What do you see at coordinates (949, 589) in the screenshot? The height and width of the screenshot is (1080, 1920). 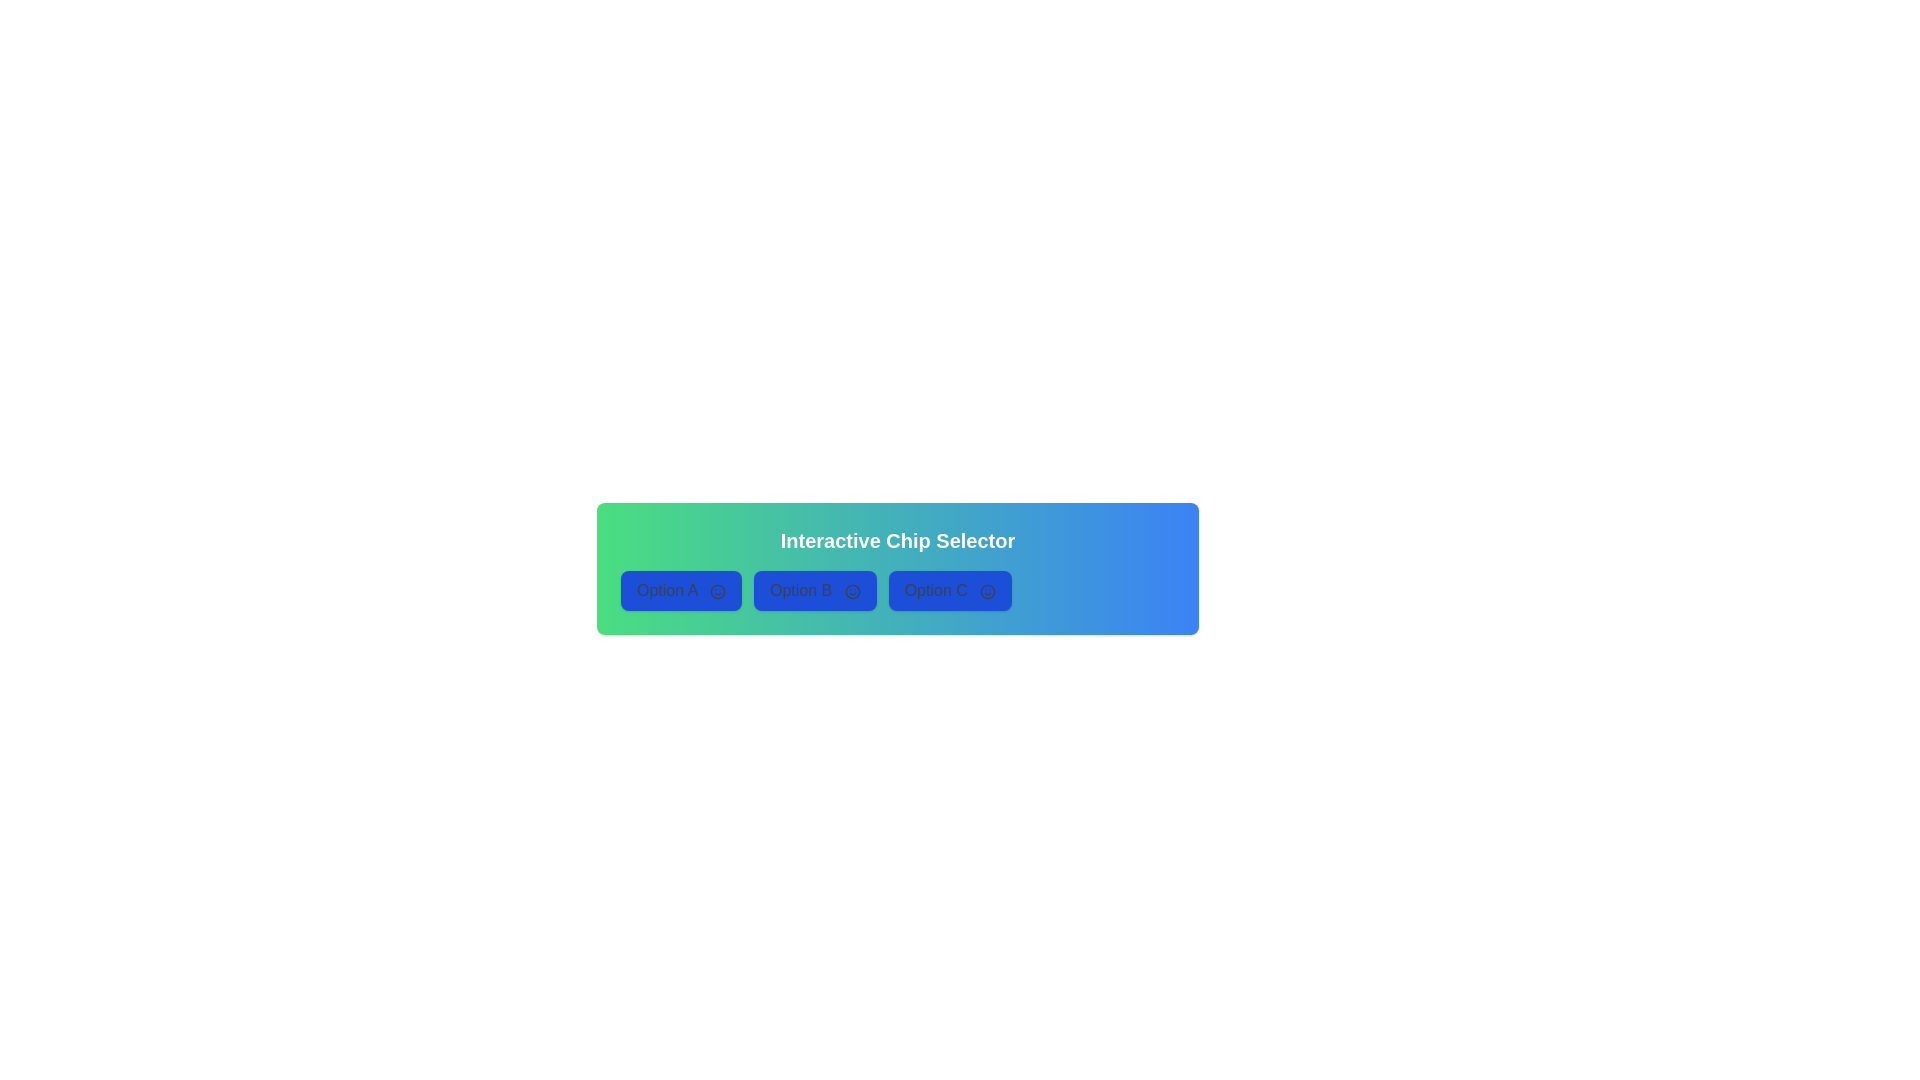 I see `the option Option C by clicking on its respective button` at bounding box center [949, 589].